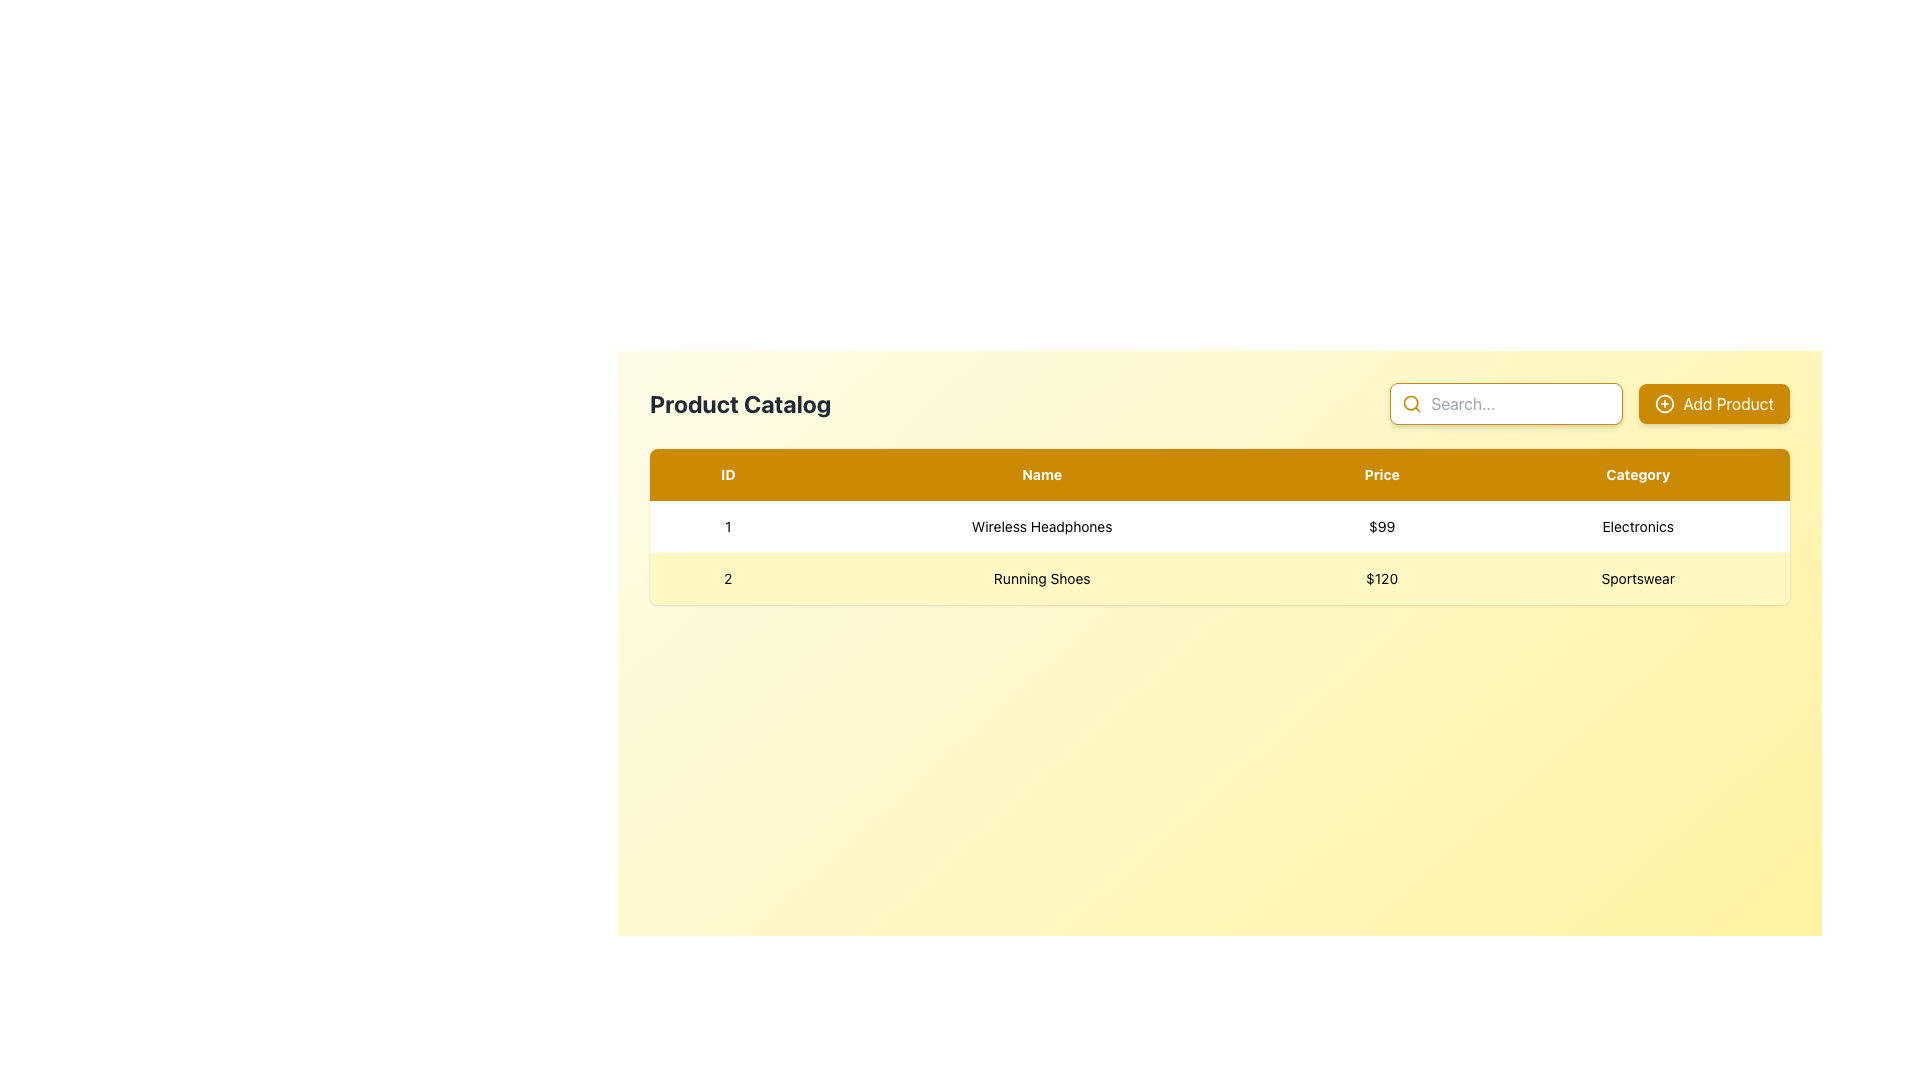  I want to click on the first row of the product catalog table that contains ID, product name, price, and category, which is located above the second row with 'Running Shoes', so click(1218, 526).